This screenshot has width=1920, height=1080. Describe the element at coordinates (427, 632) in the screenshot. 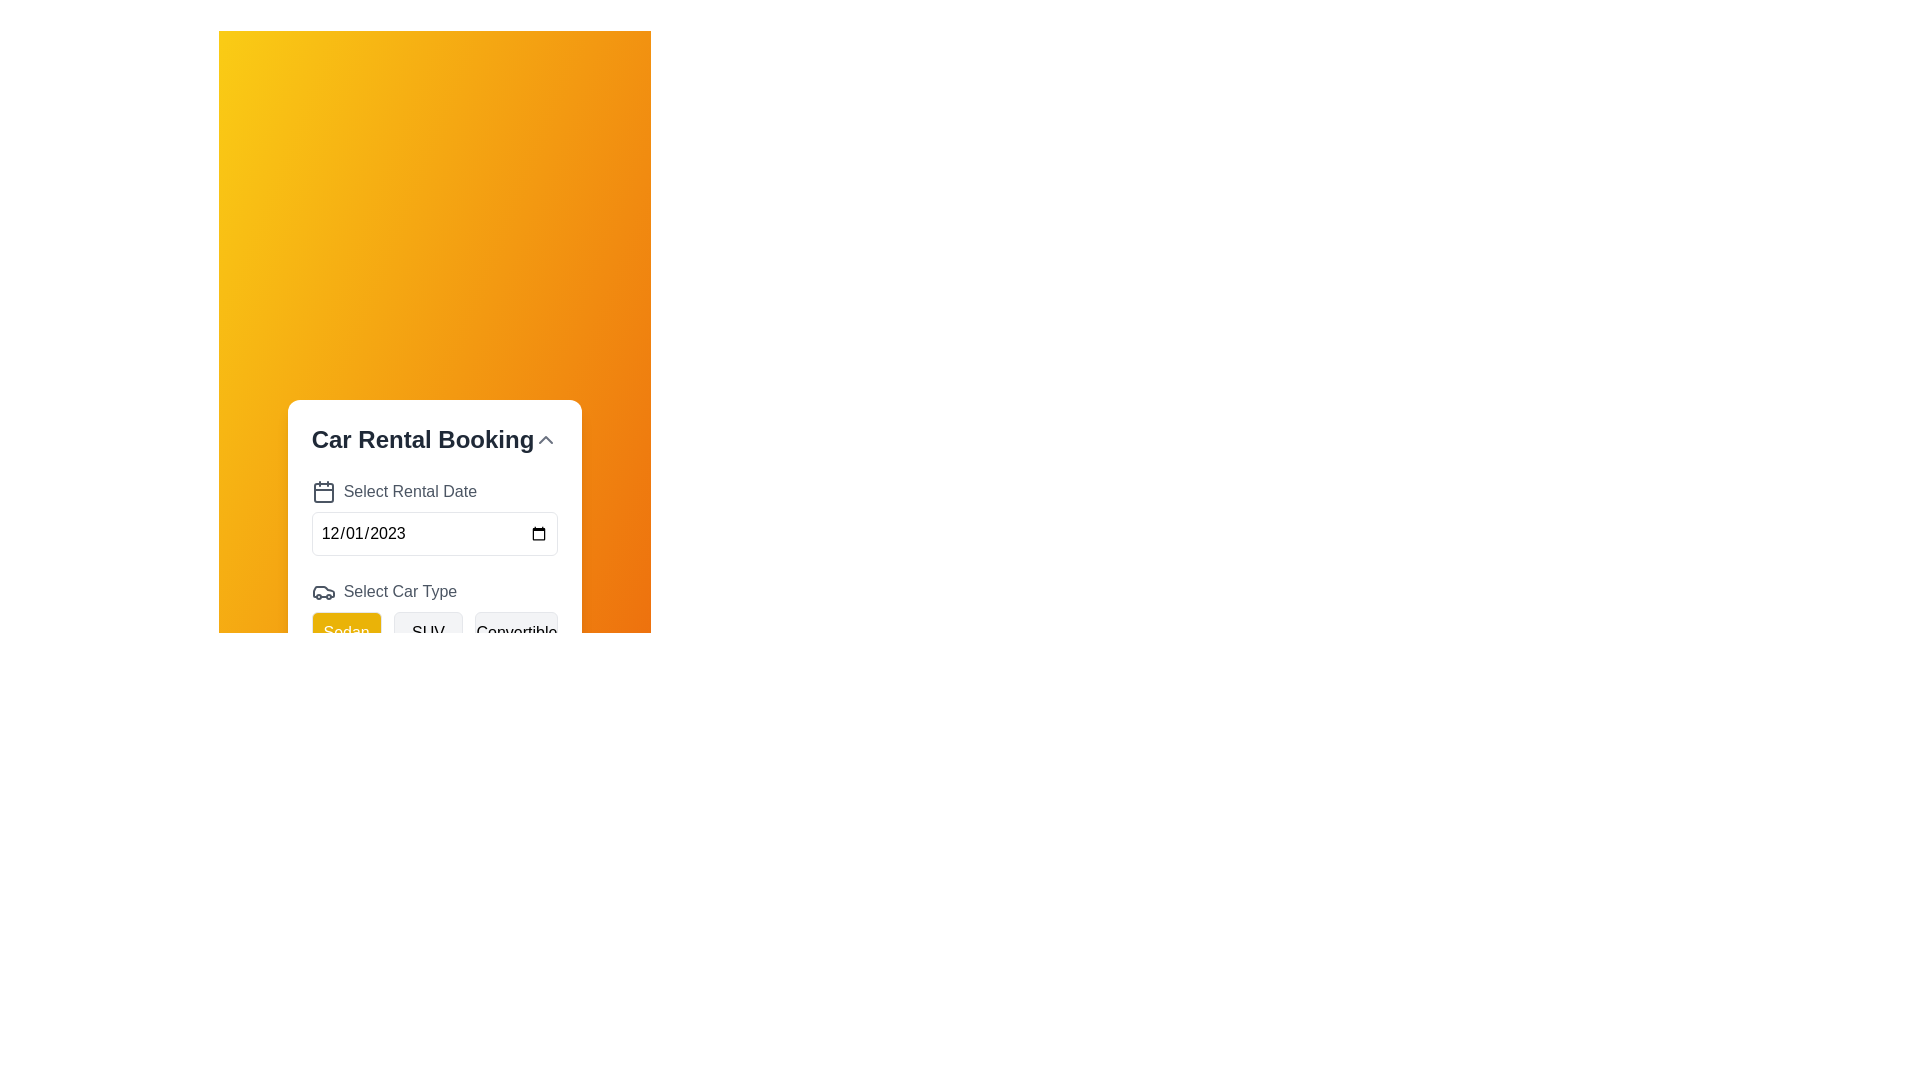

I see `the 'SUV' button, which is the second button in a row of three buttons under the 'Select Car Type' label` at that location.